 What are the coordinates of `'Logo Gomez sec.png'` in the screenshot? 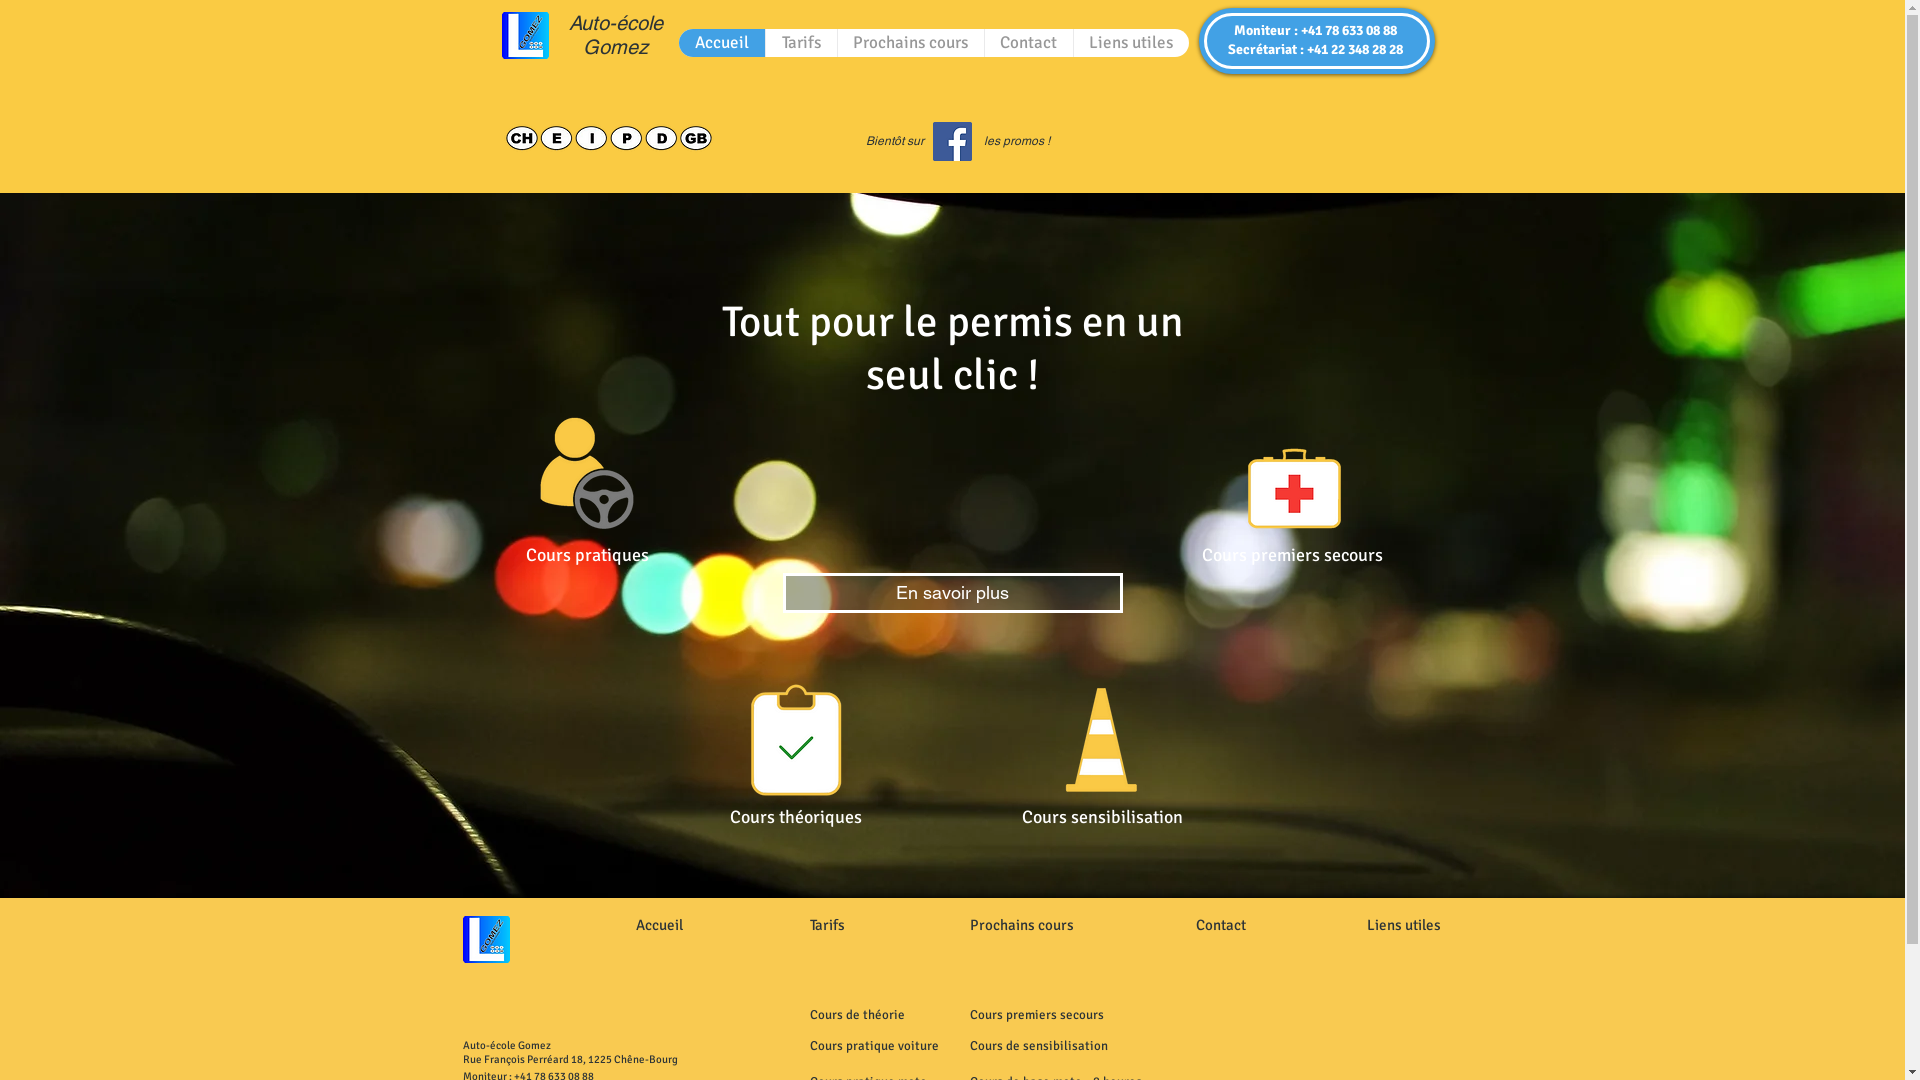 It's located at (502, 35).